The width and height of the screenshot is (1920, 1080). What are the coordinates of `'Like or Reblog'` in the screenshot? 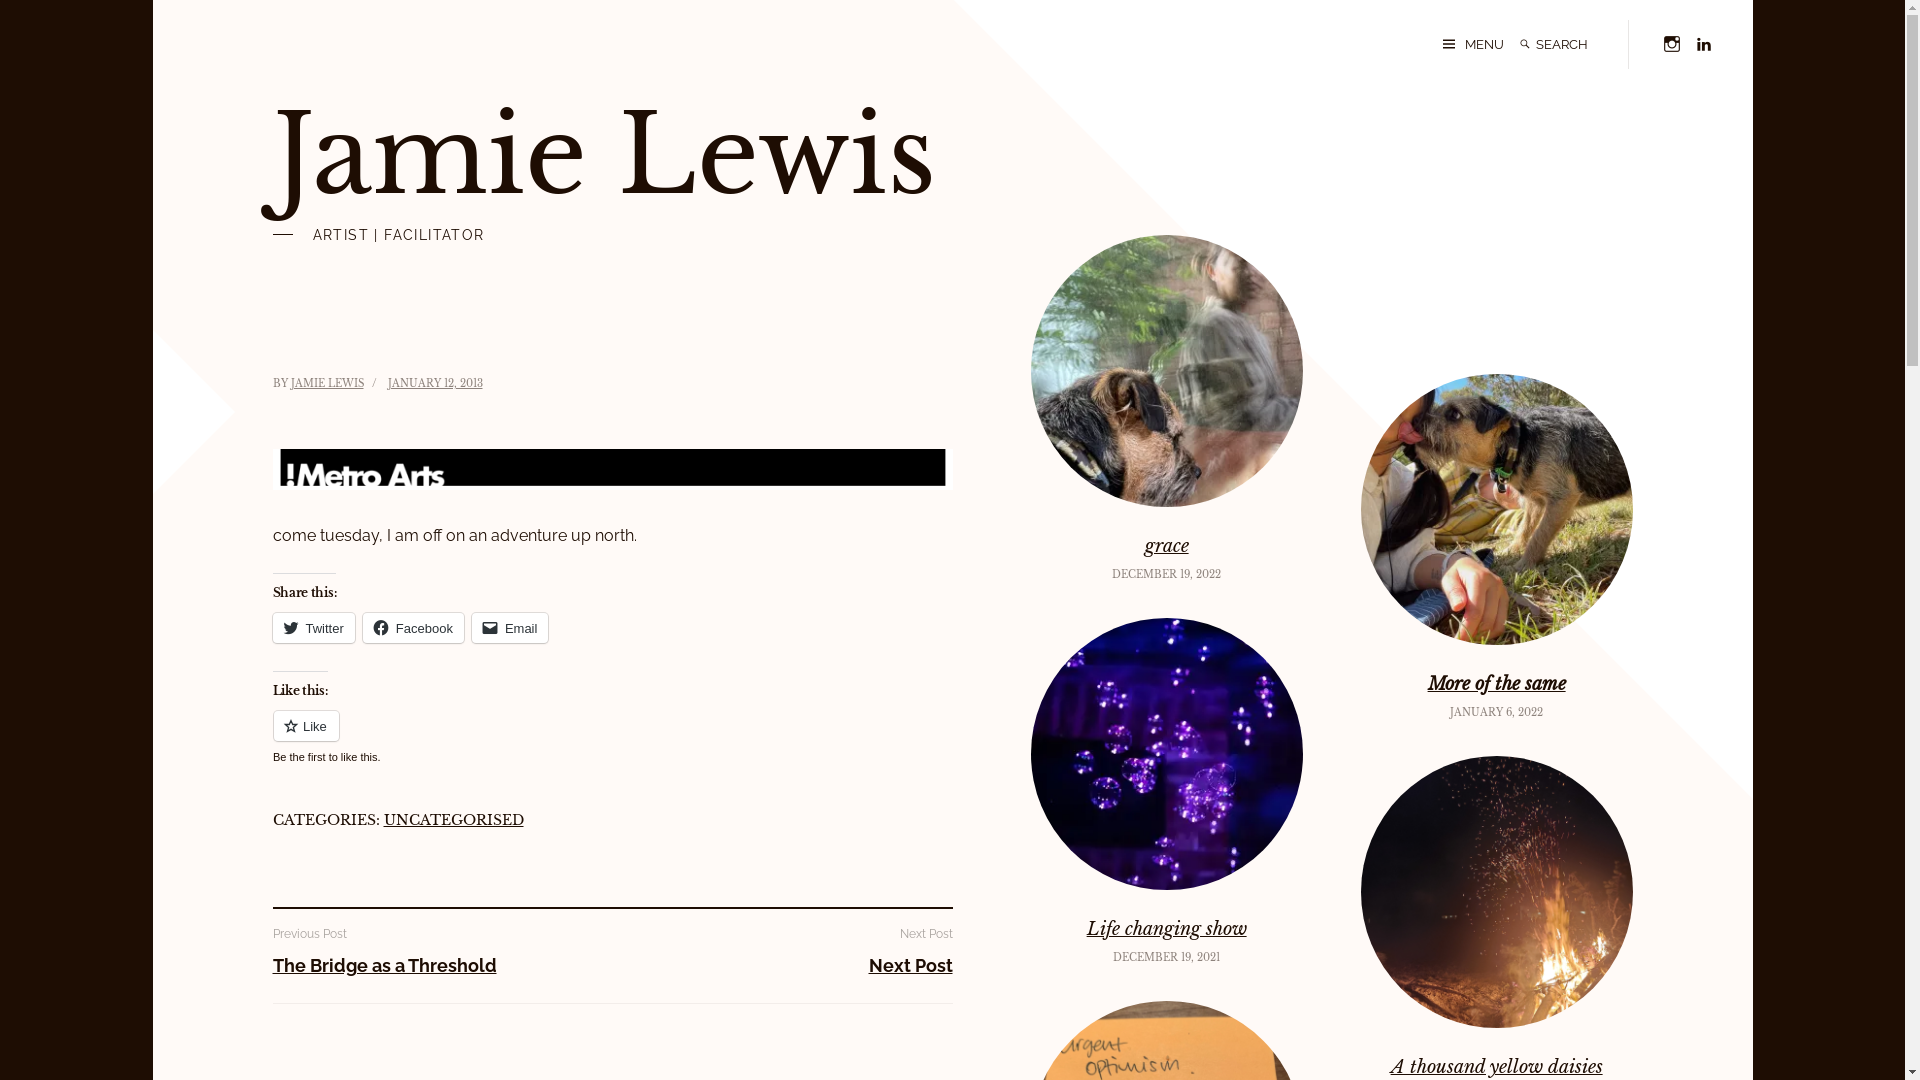 It's located at (610, 737).